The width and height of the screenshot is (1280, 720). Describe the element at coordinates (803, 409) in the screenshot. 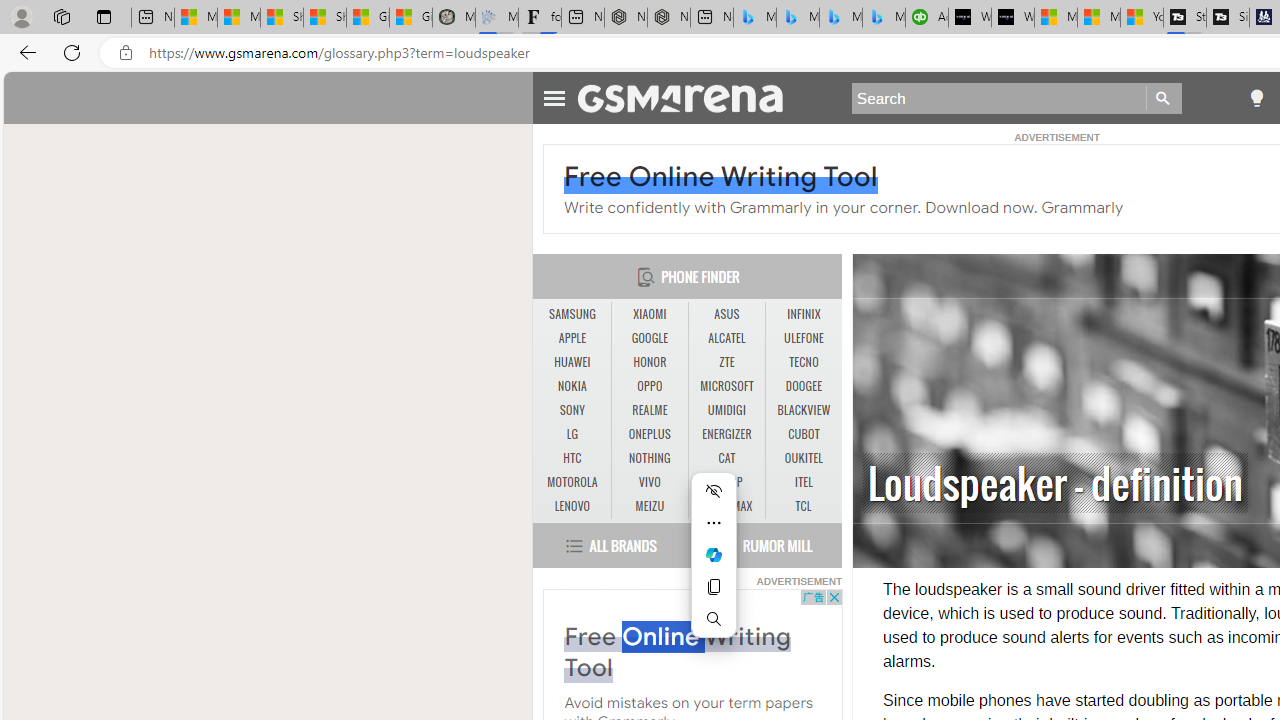

I see `'BLACKVIEW'` at that location.